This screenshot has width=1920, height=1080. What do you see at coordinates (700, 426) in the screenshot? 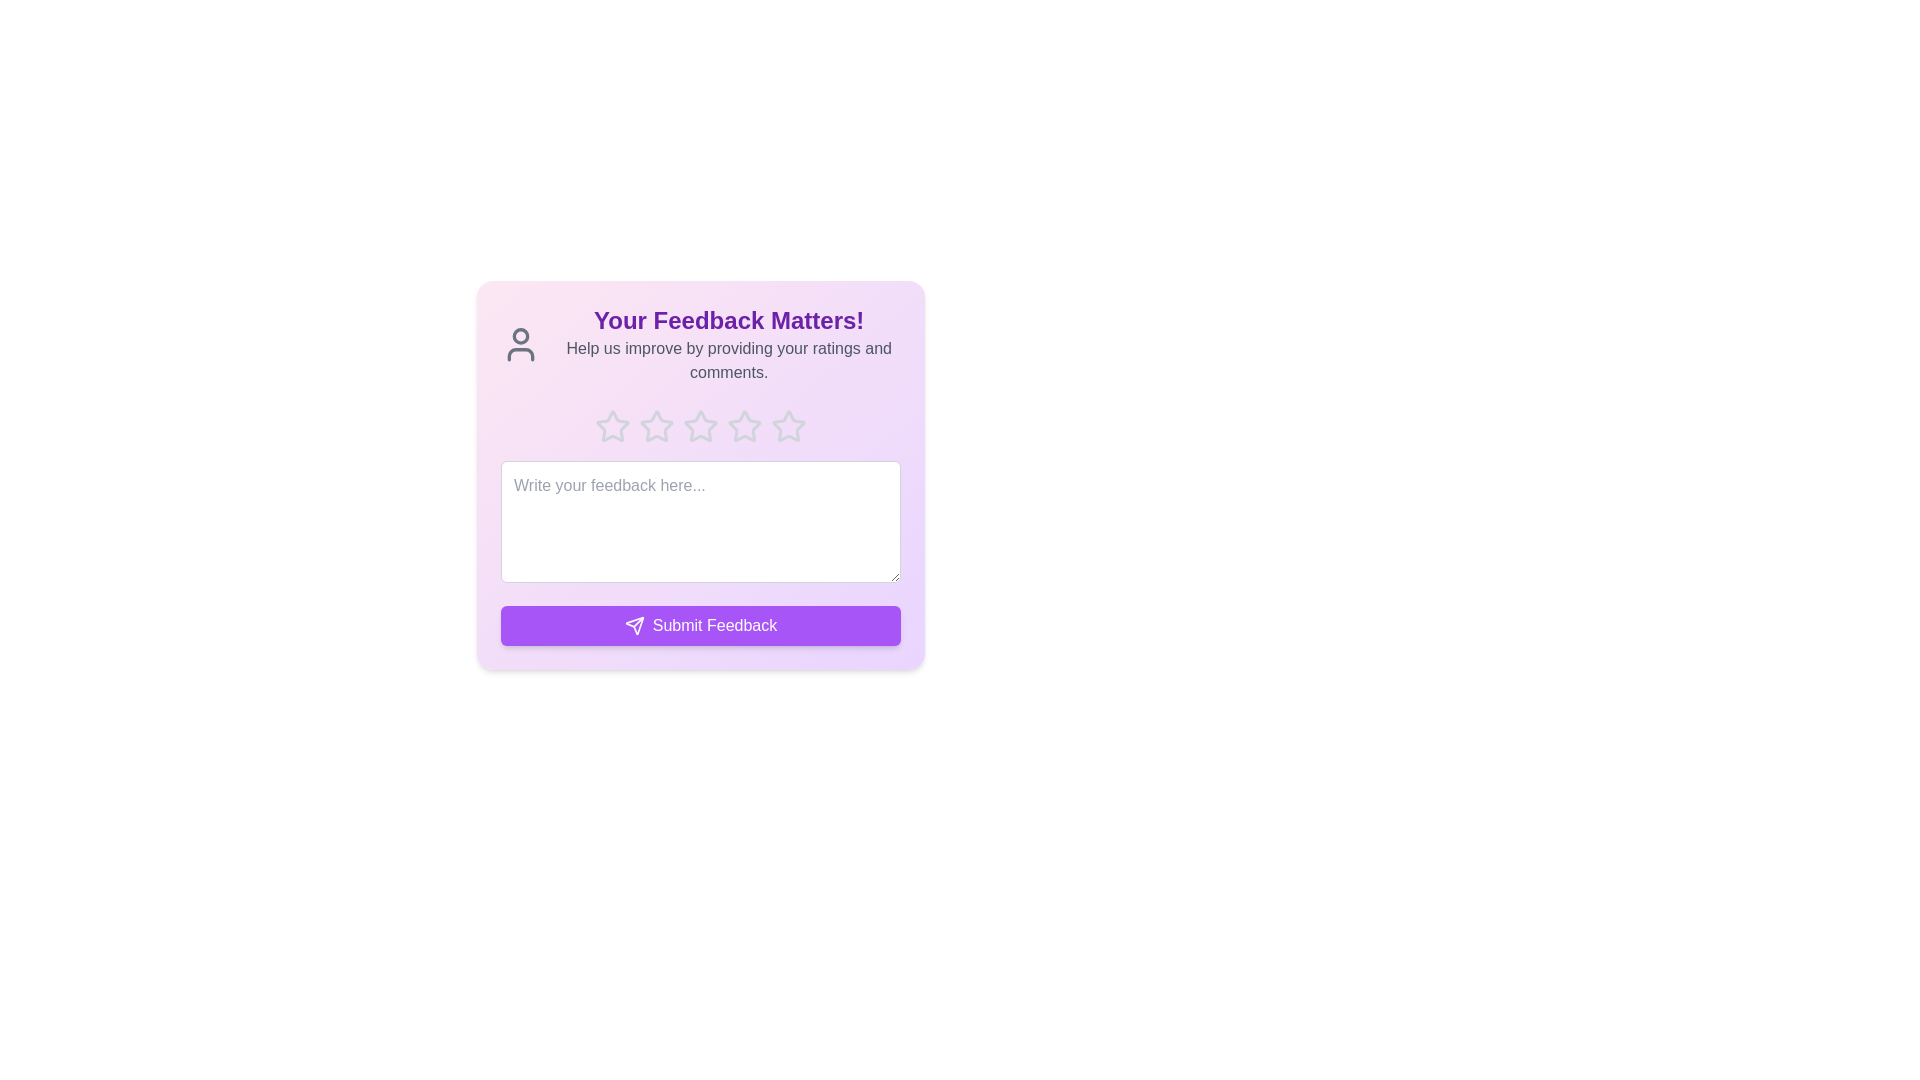
I see `the star corresponding to the desired rating 3` at bounding box center [700, 426].